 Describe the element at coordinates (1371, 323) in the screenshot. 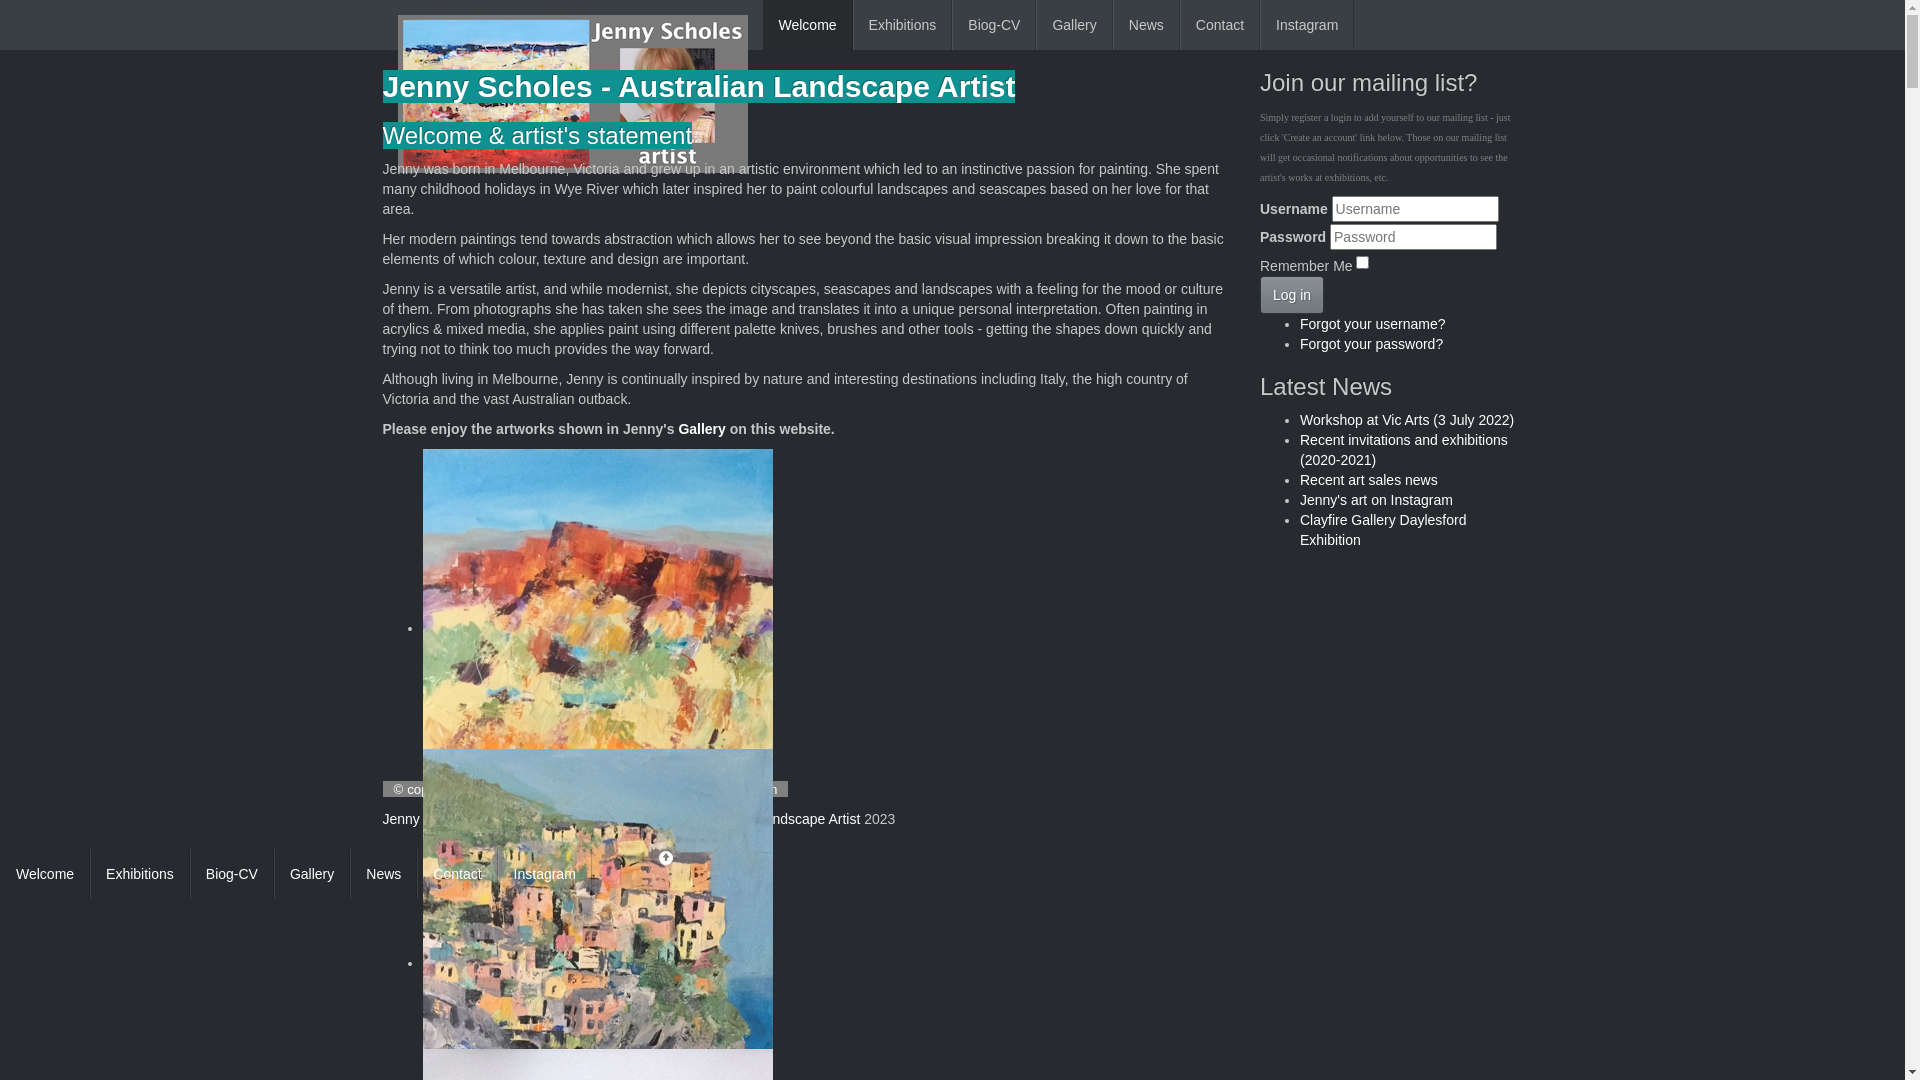

I see `'Forgot your username?'` at that location.